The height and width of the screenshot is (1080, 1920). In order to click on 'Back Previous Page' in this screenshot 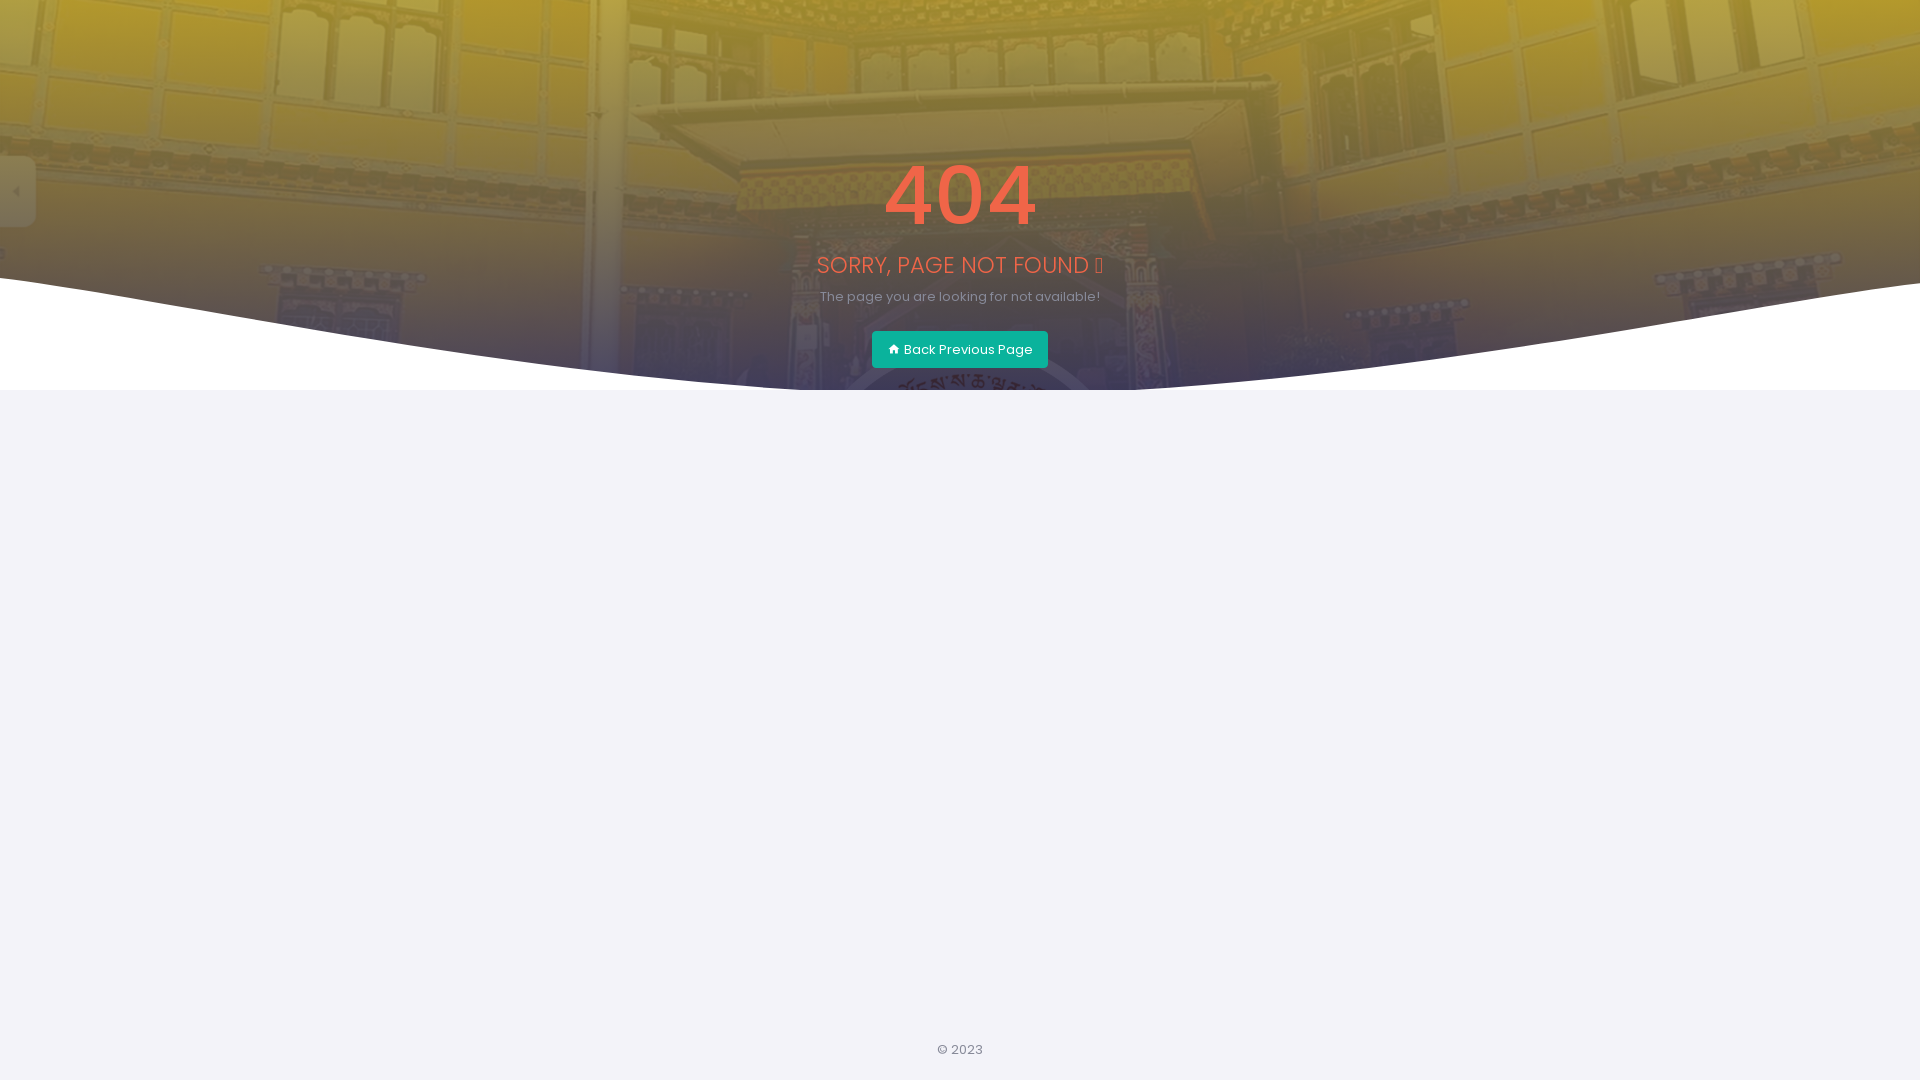, I will do `click(960, 349)`.